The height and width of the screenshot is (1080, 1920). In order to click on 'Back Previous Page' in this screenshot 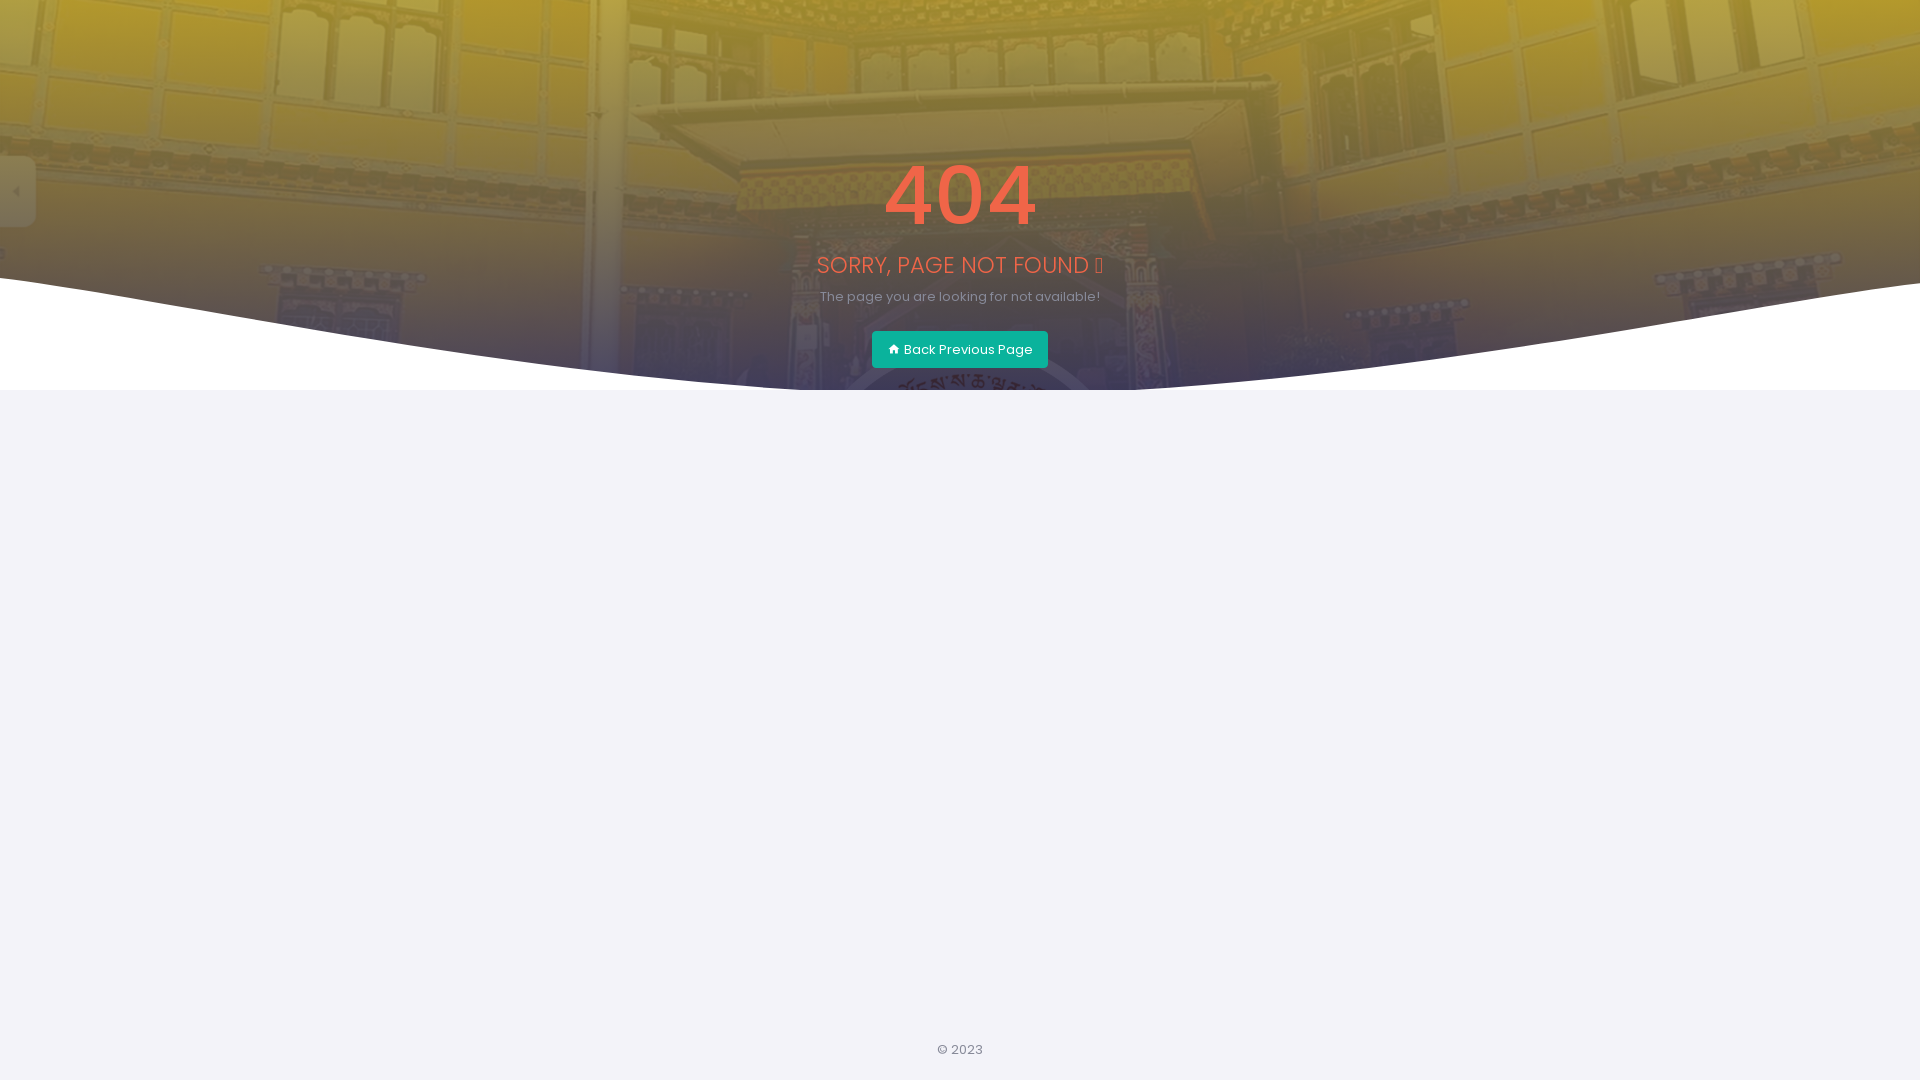, I will do `click(960, 349)`.